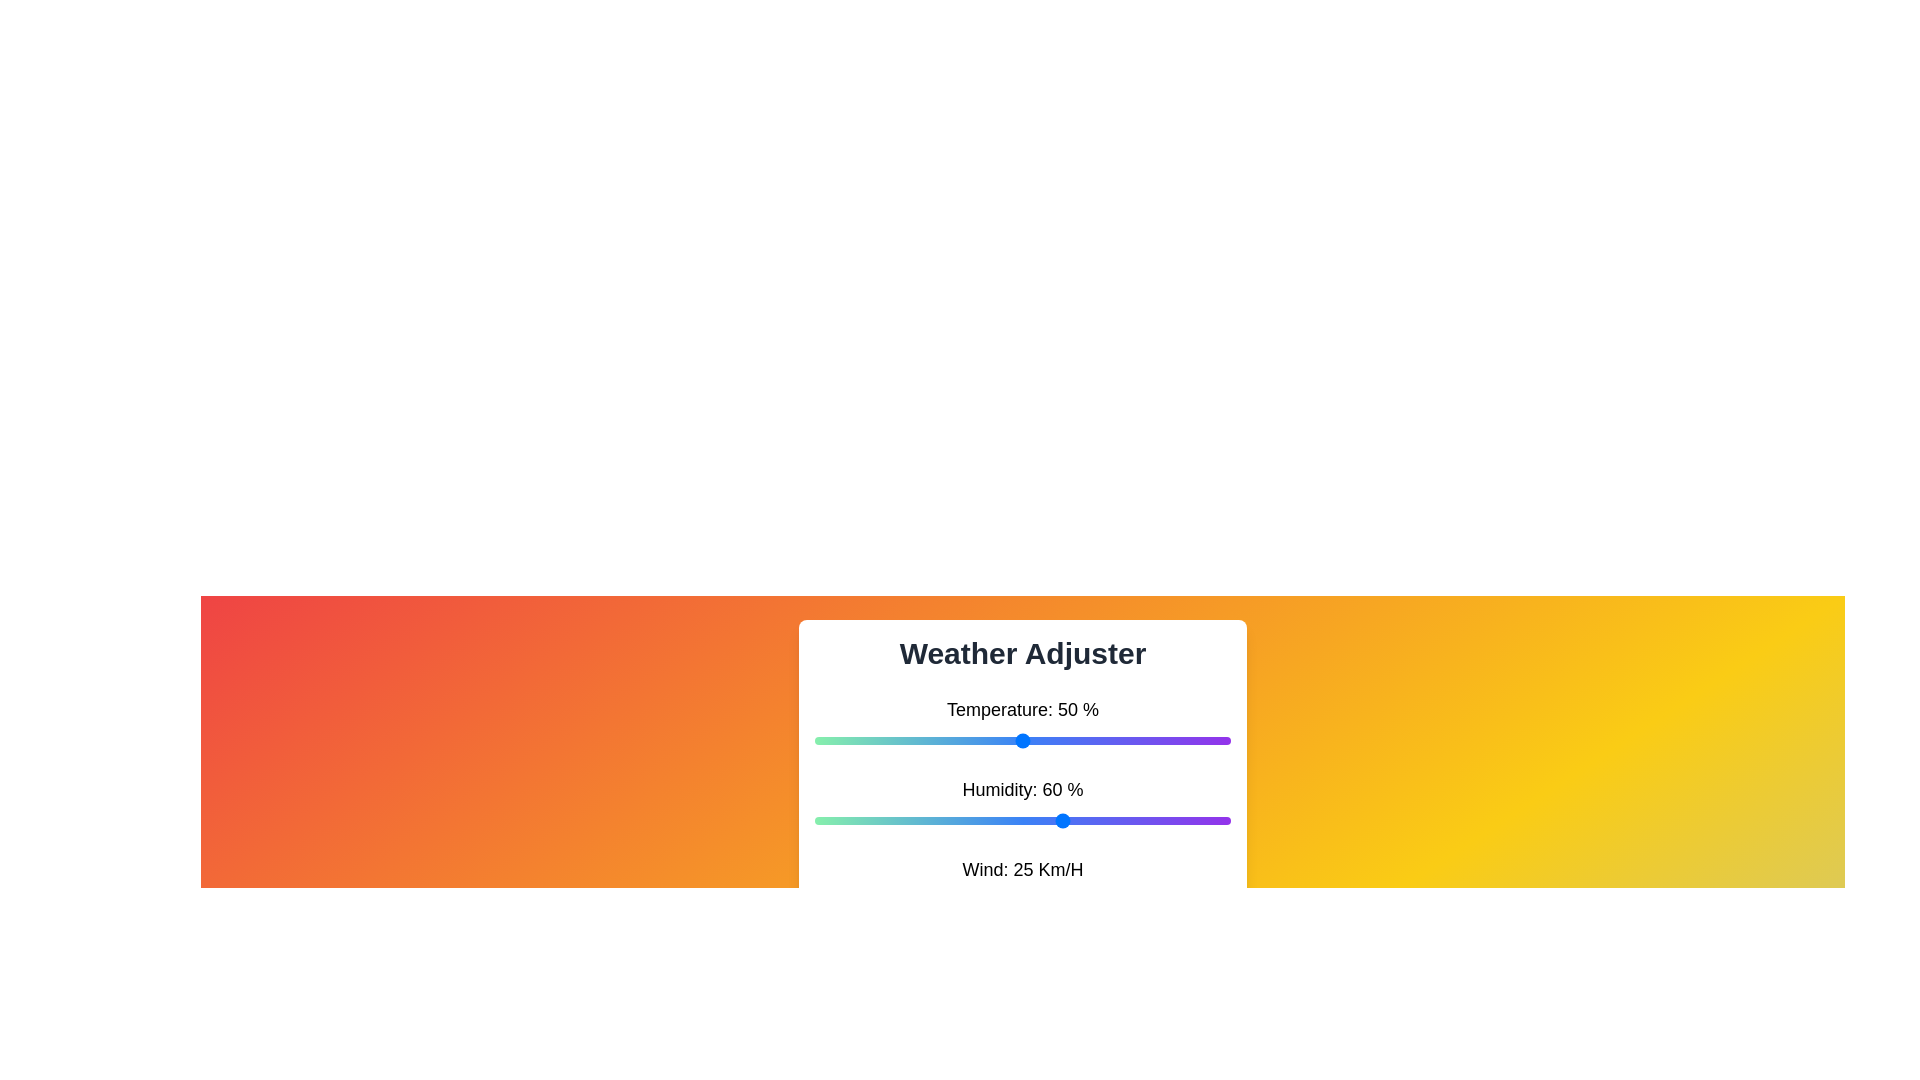 This screenshot has width=1920, height=1080. Describe the element at coordinates (1067, 821) in the screenshot. I see `the humidity slider to 61%` at that location.